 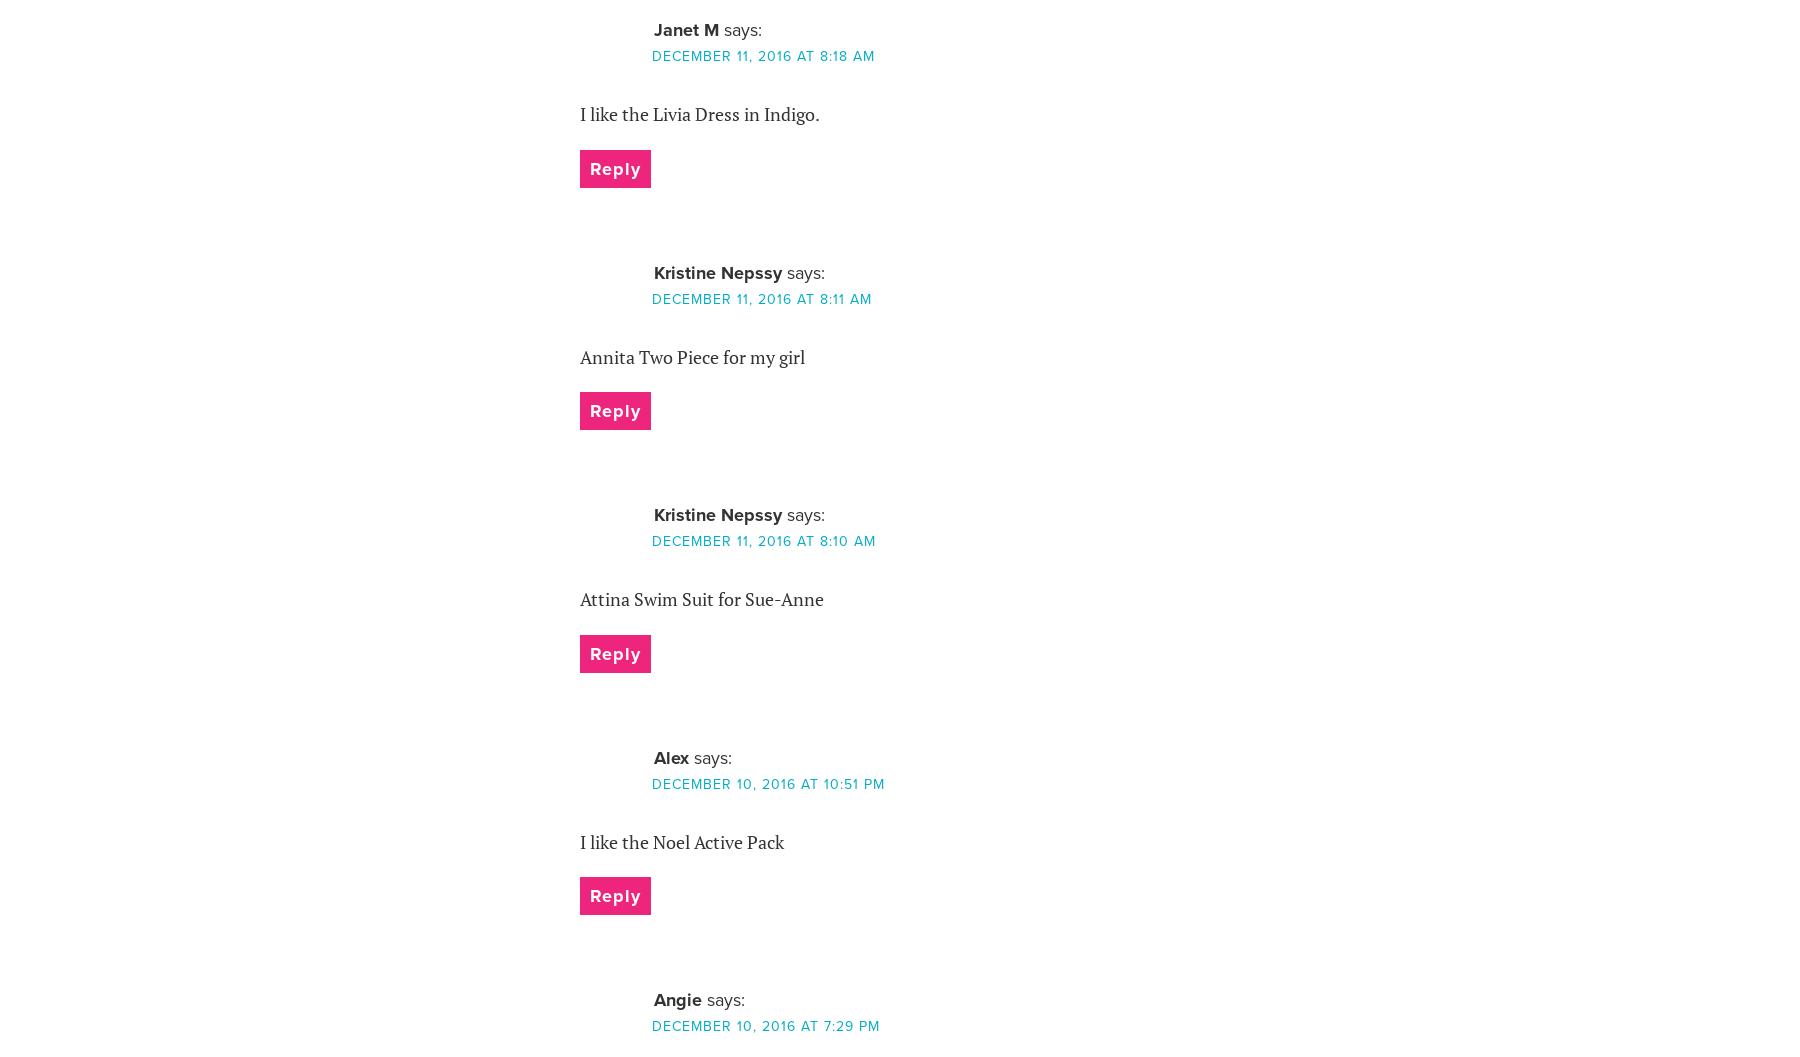 I want to click on 'December 10, 2016 at 7:29 pm', so click(x=764, y=1025).